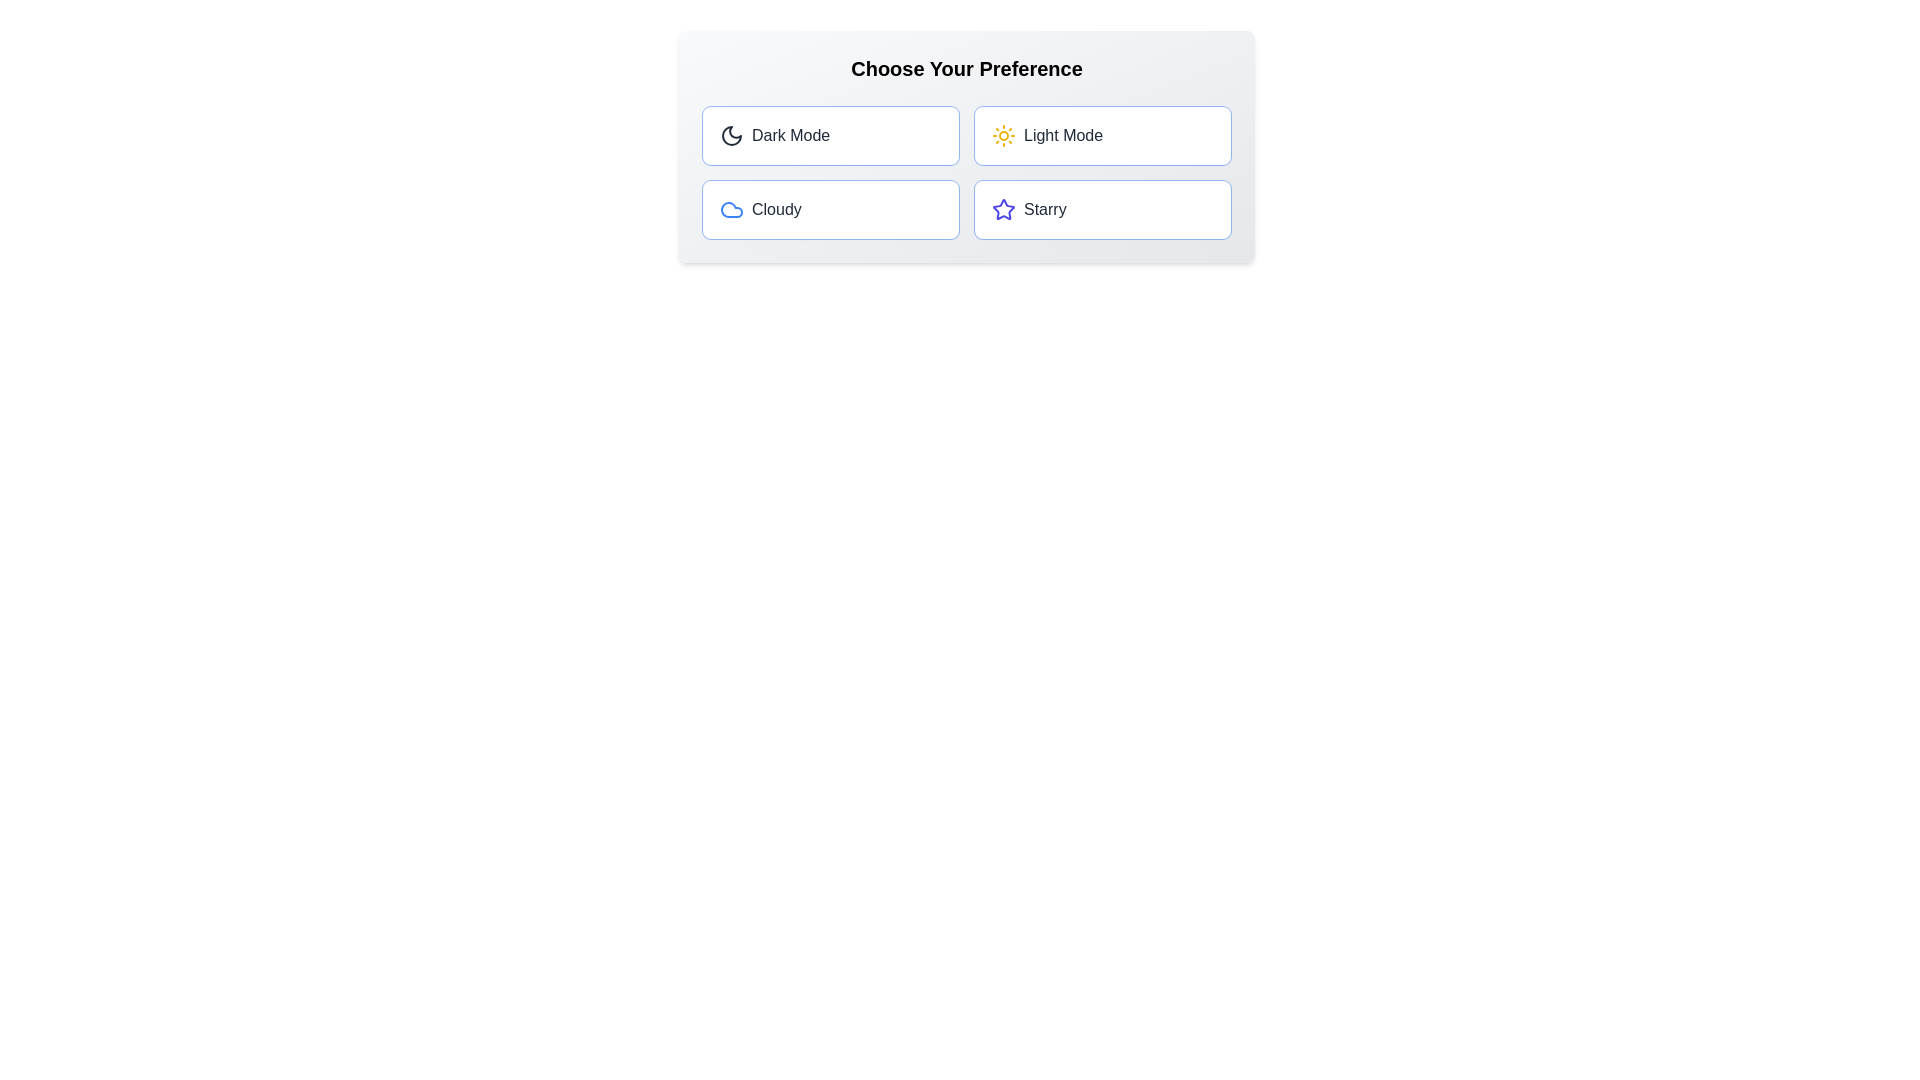 The width and height of the screenshot is (1920, 1080). Describe the element at coordinates (730, 209) in the screenshot. I see `the blue outlined cloud-shaped icon in the lower-left quadrant of the preference selection interface` at that location.